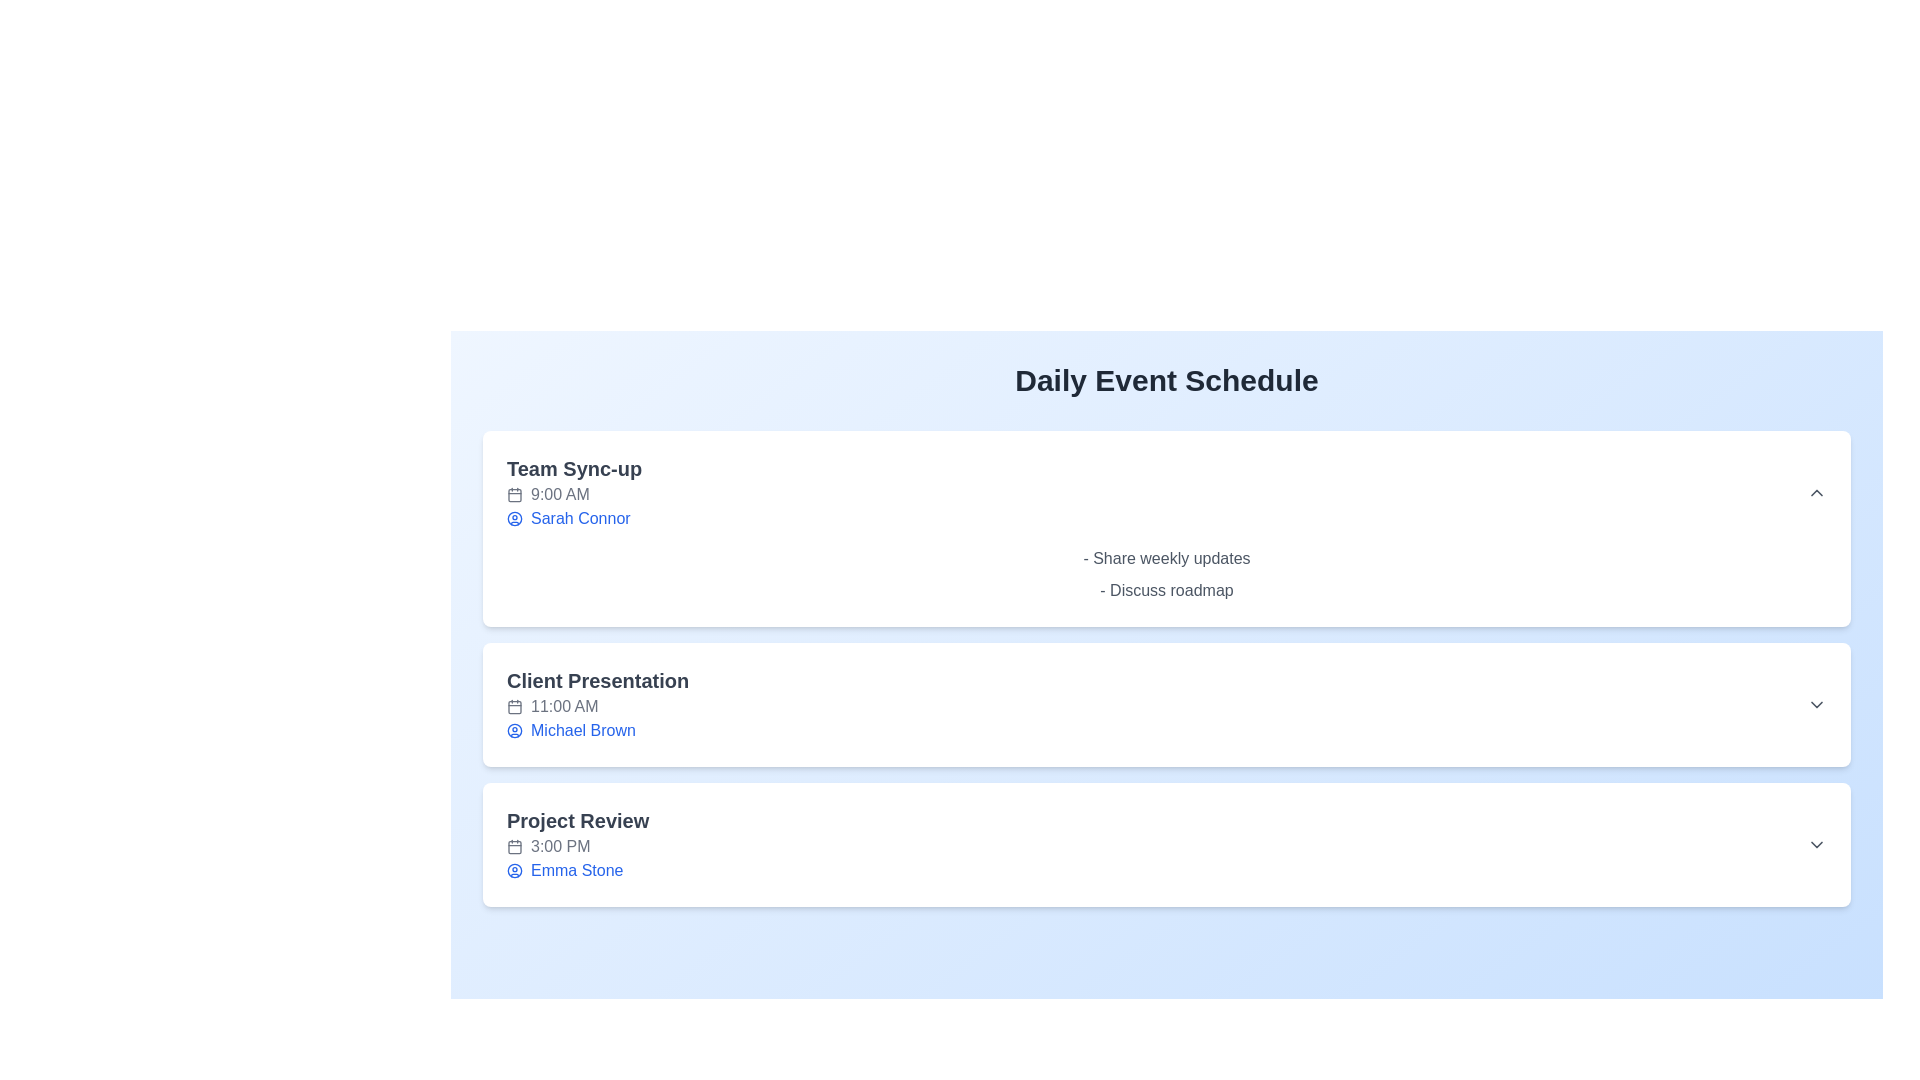 This screenshot has height=1080, width=1920. Describe the element at coordinates (582, 731) in the screenshot. I see `text content of the label displaying the name 'Michael Brown', which is located within the second card titled 'Client Presentation' at 11:00 AM` at that location.